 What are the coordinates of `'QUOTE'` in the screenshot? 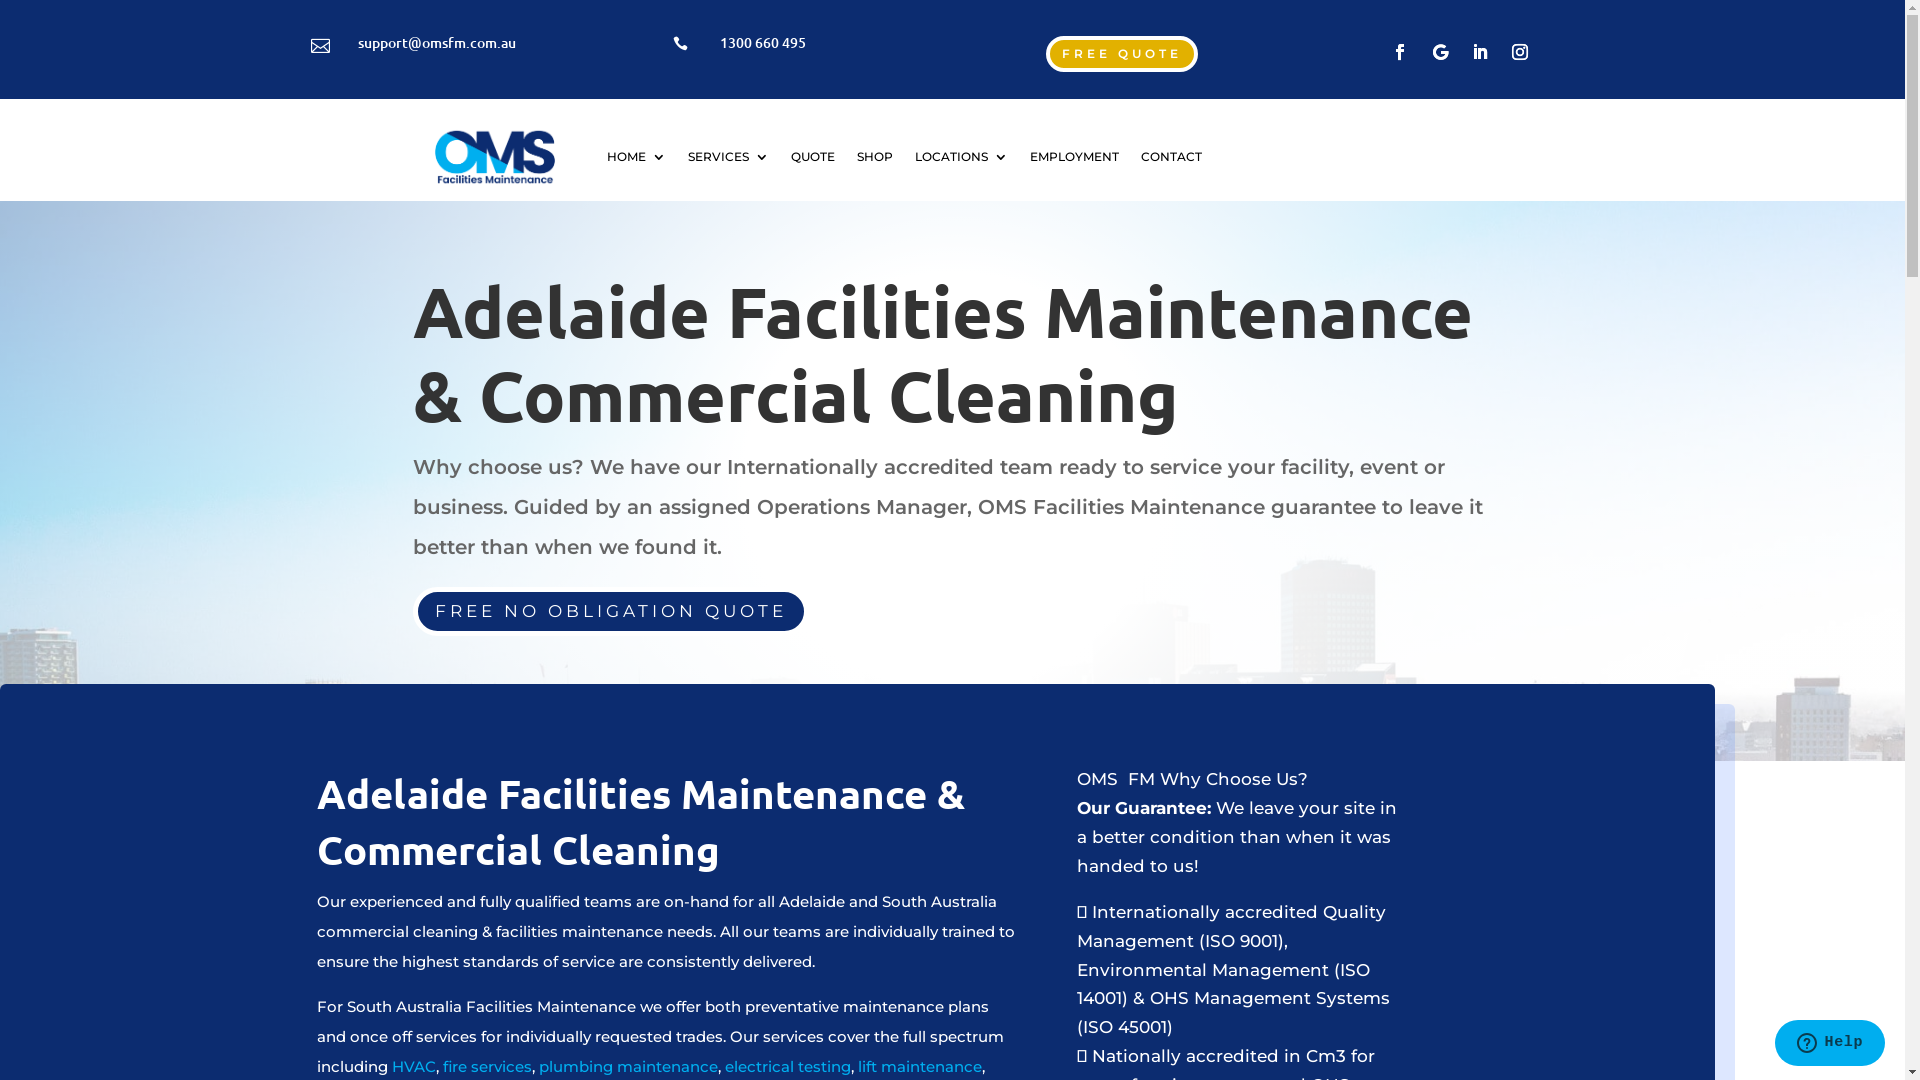 It's located at (812, 156).